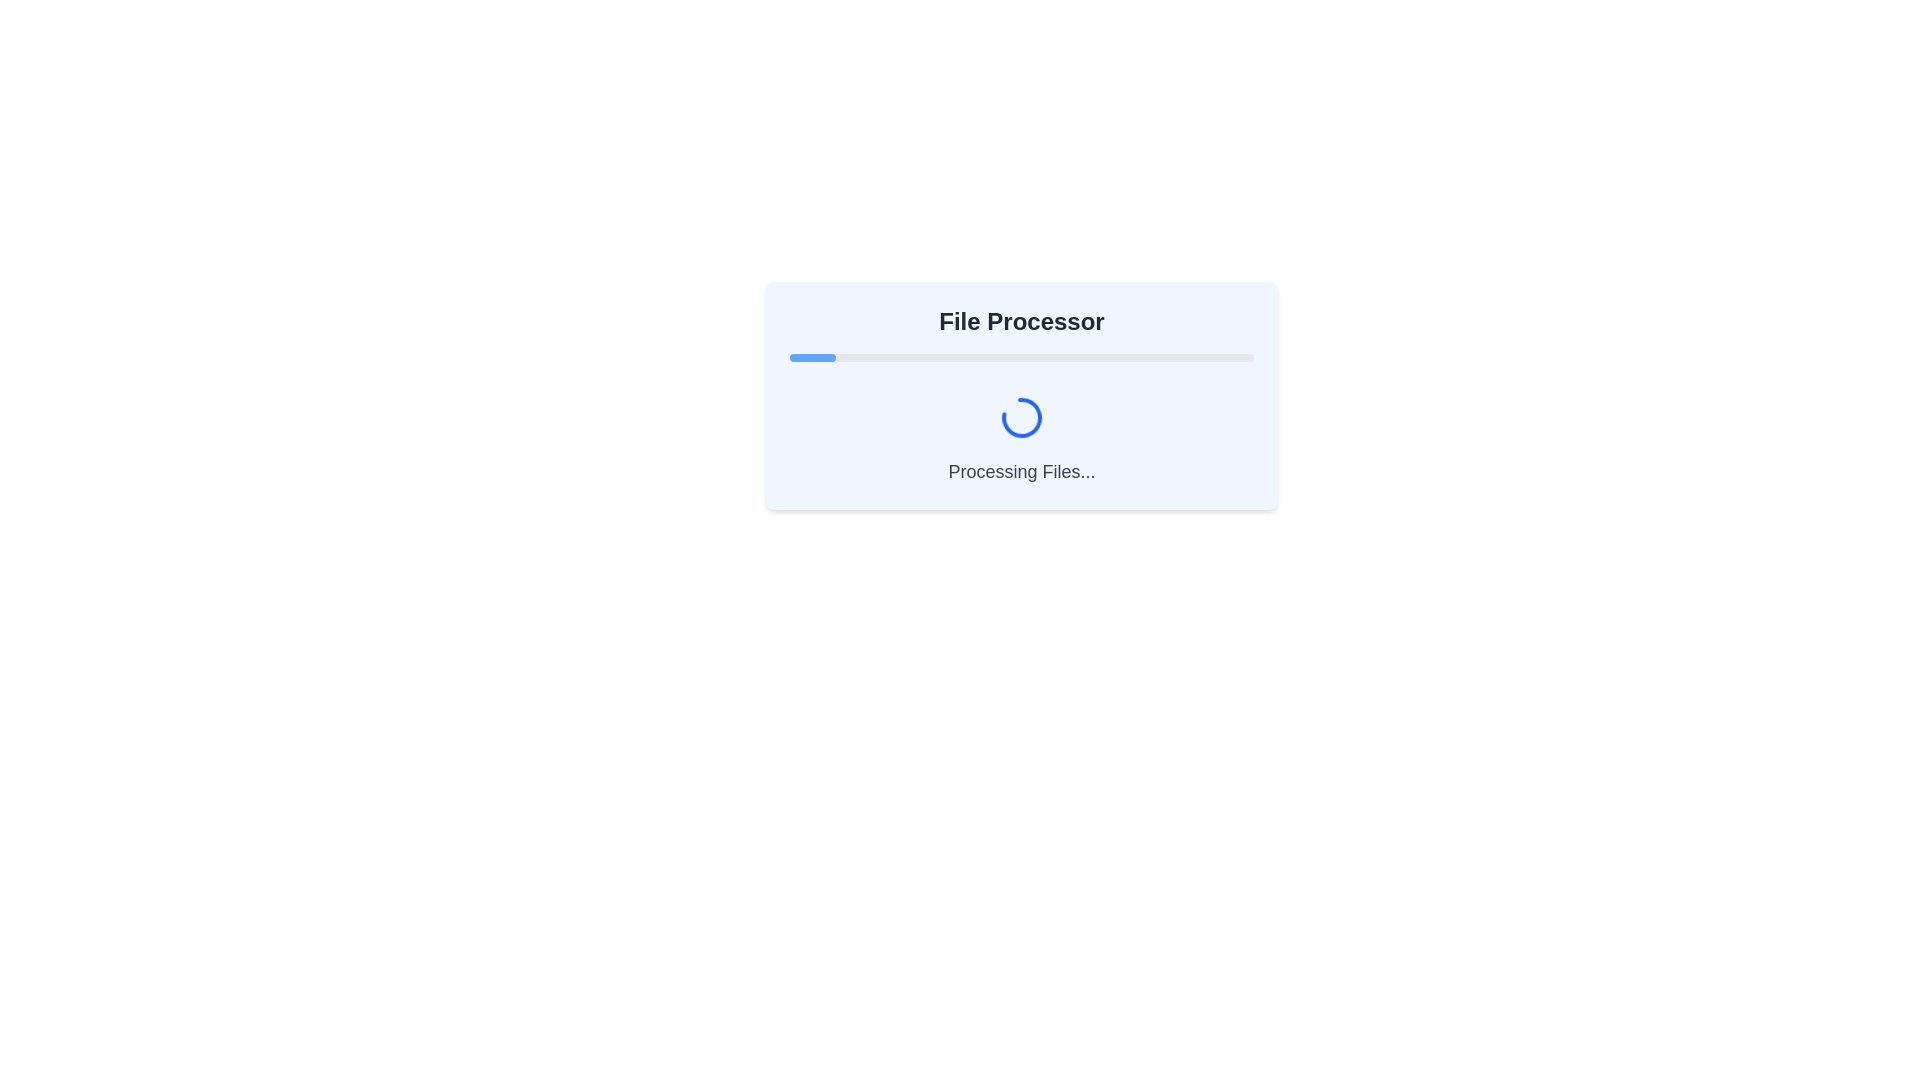 The width and height of the screenshot is (1920, 1080). What do you see at coordinates (1022, 471) in the screenshot?
I see `the text label displaying 'Processing Files...' which has a gray font color and is centrally aligned, located below the spinning circular loader graphic` at bounding box center [1022, 471].